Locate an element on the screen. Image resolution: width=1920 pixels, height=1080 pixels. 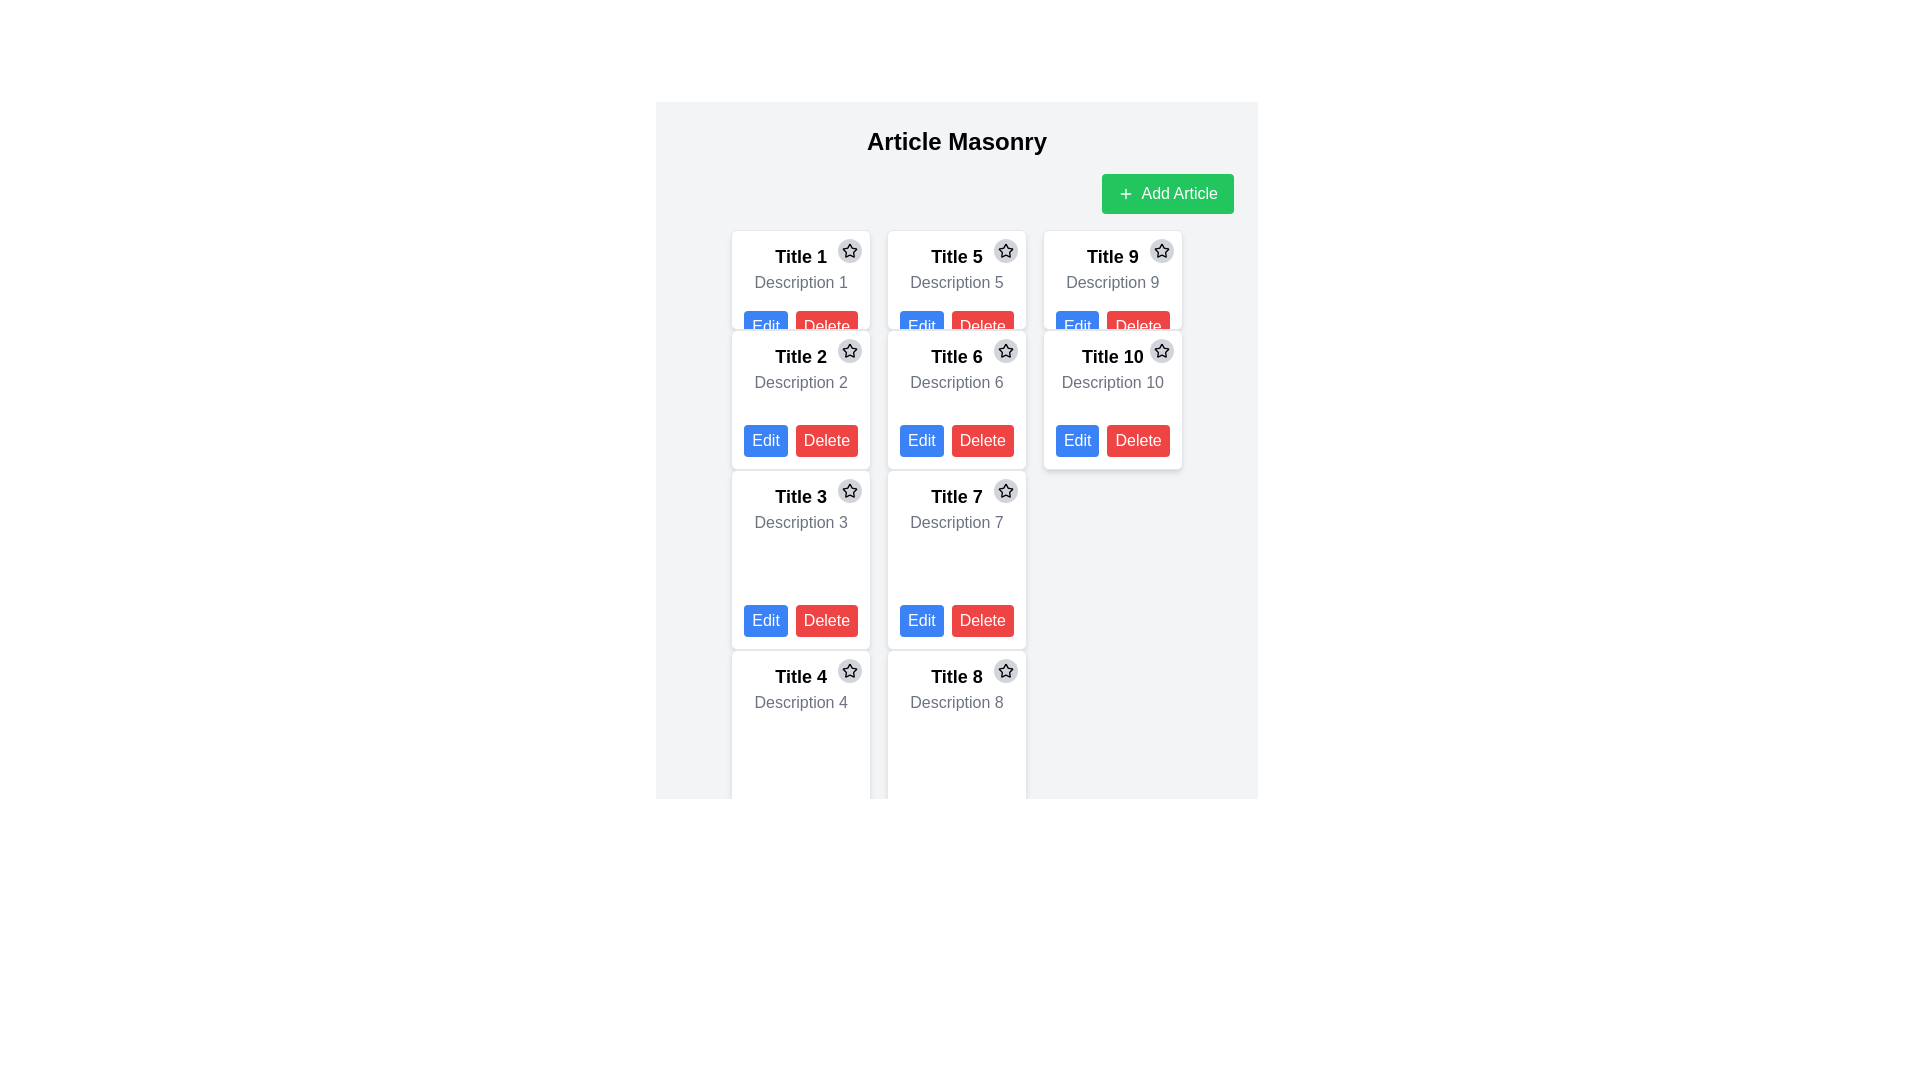
the edit button located at the bottom of the card labeled 'Title 2' is located at coordinates (765, 439).